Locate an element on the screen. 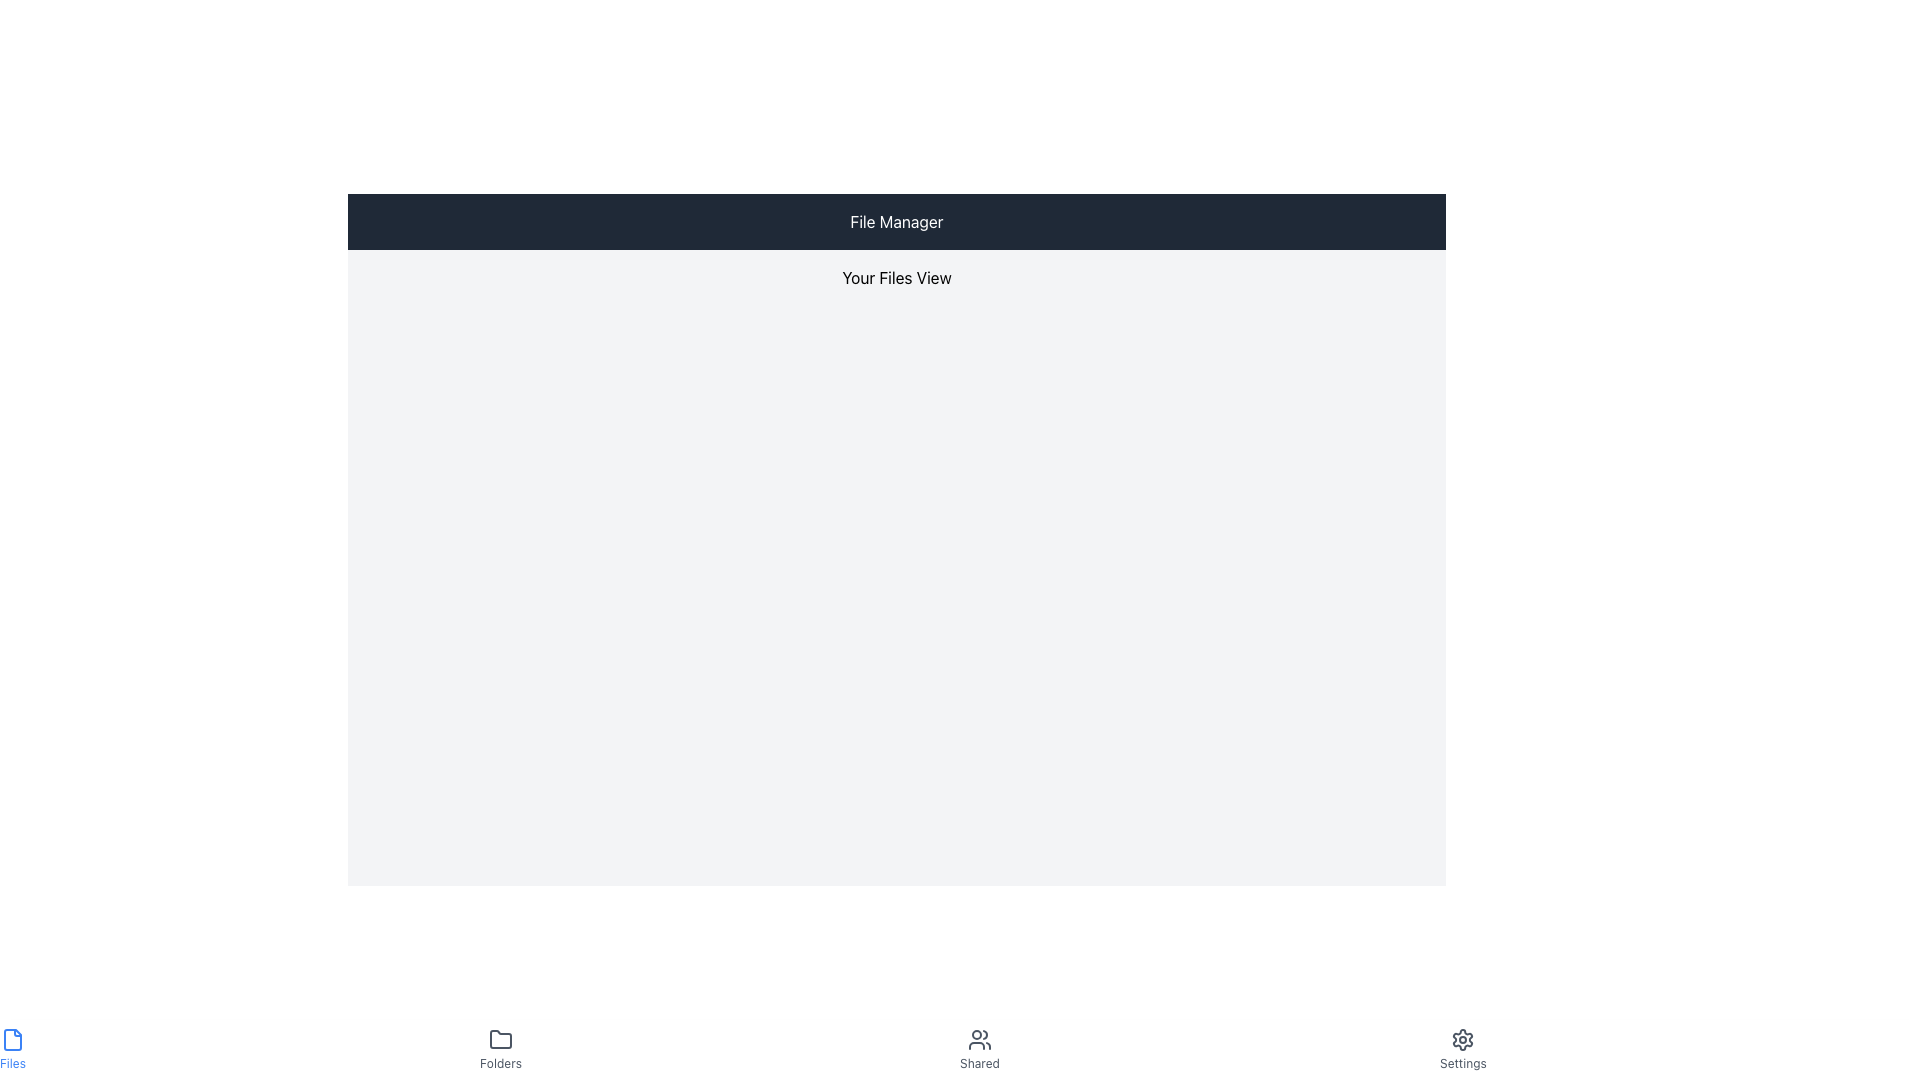 The height and width of the screenshot is (1080, 1920). the 'File Manager' header to check for visual changes is located at coordinates (896, 222).